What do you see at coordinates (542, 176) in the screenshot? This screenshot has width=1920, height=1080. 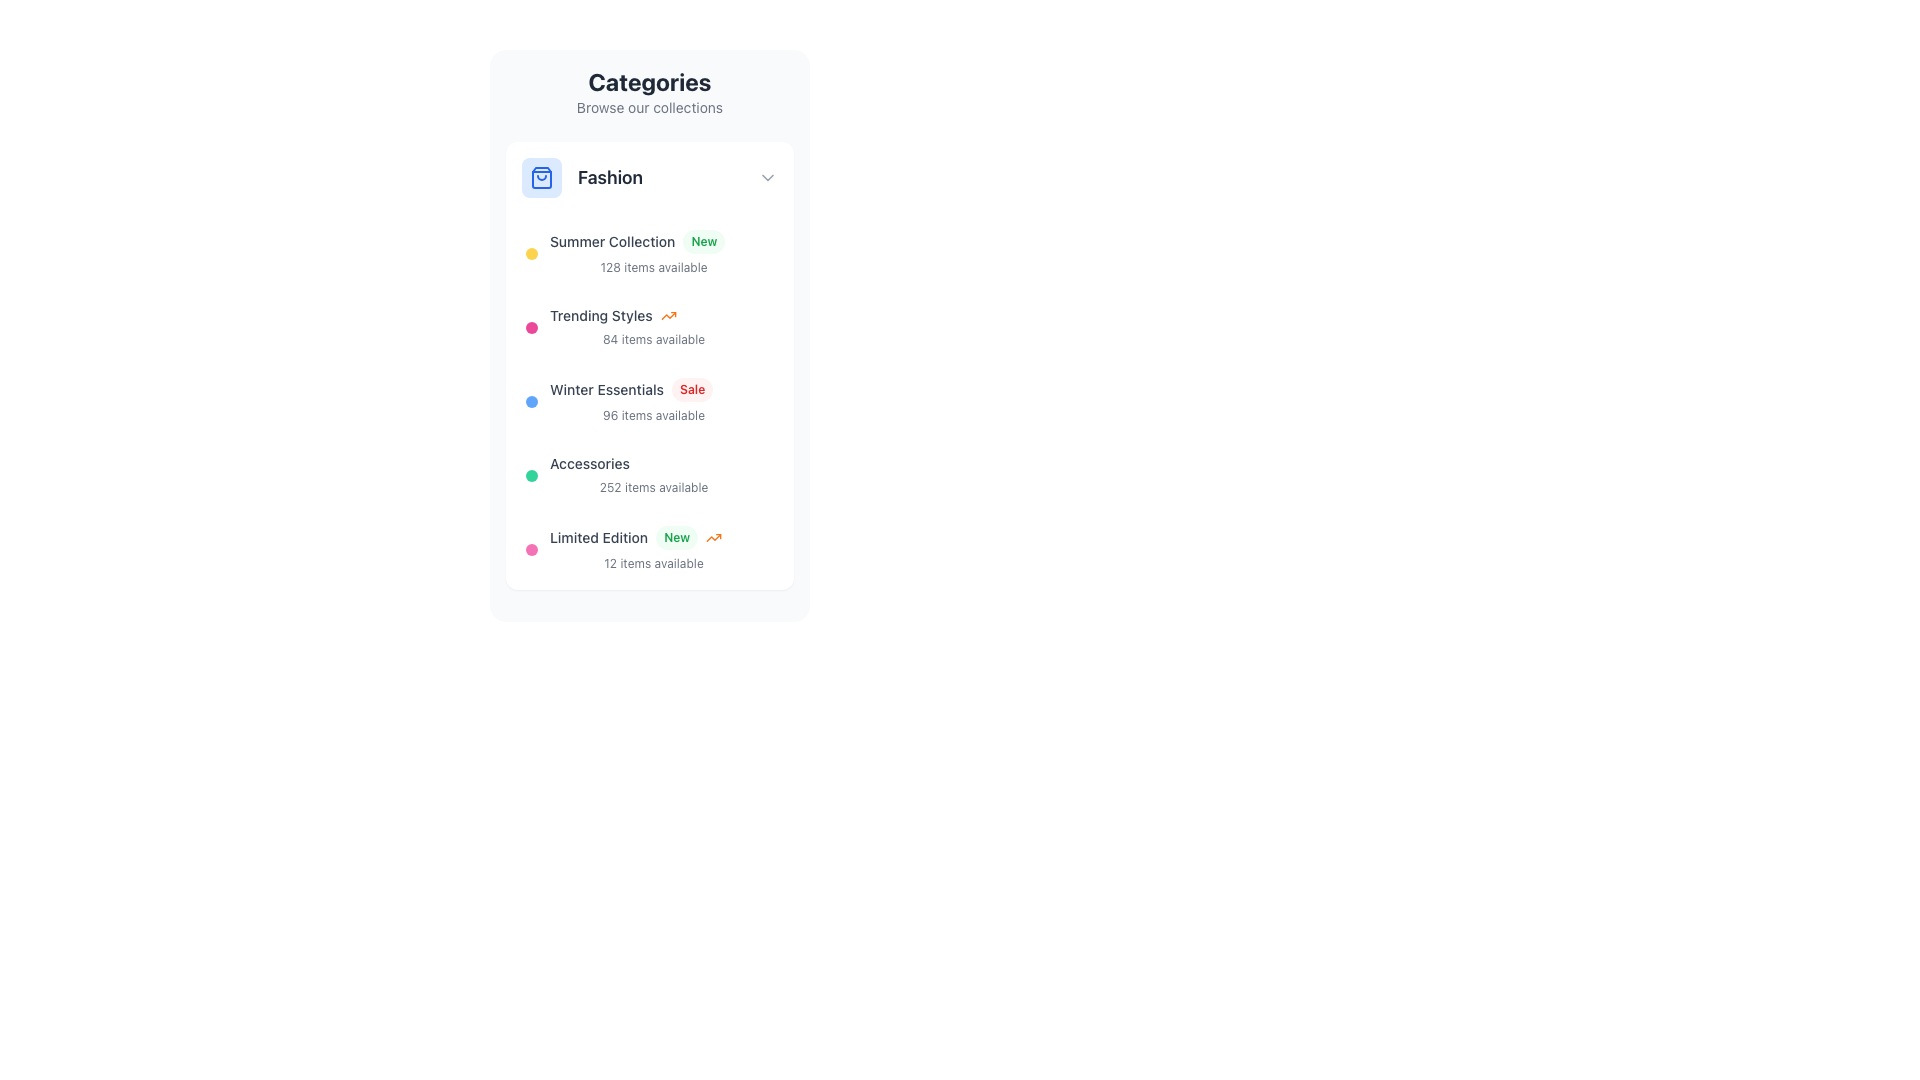 I see `the 'Fashion' category icon` at bounding box center [542, 176].